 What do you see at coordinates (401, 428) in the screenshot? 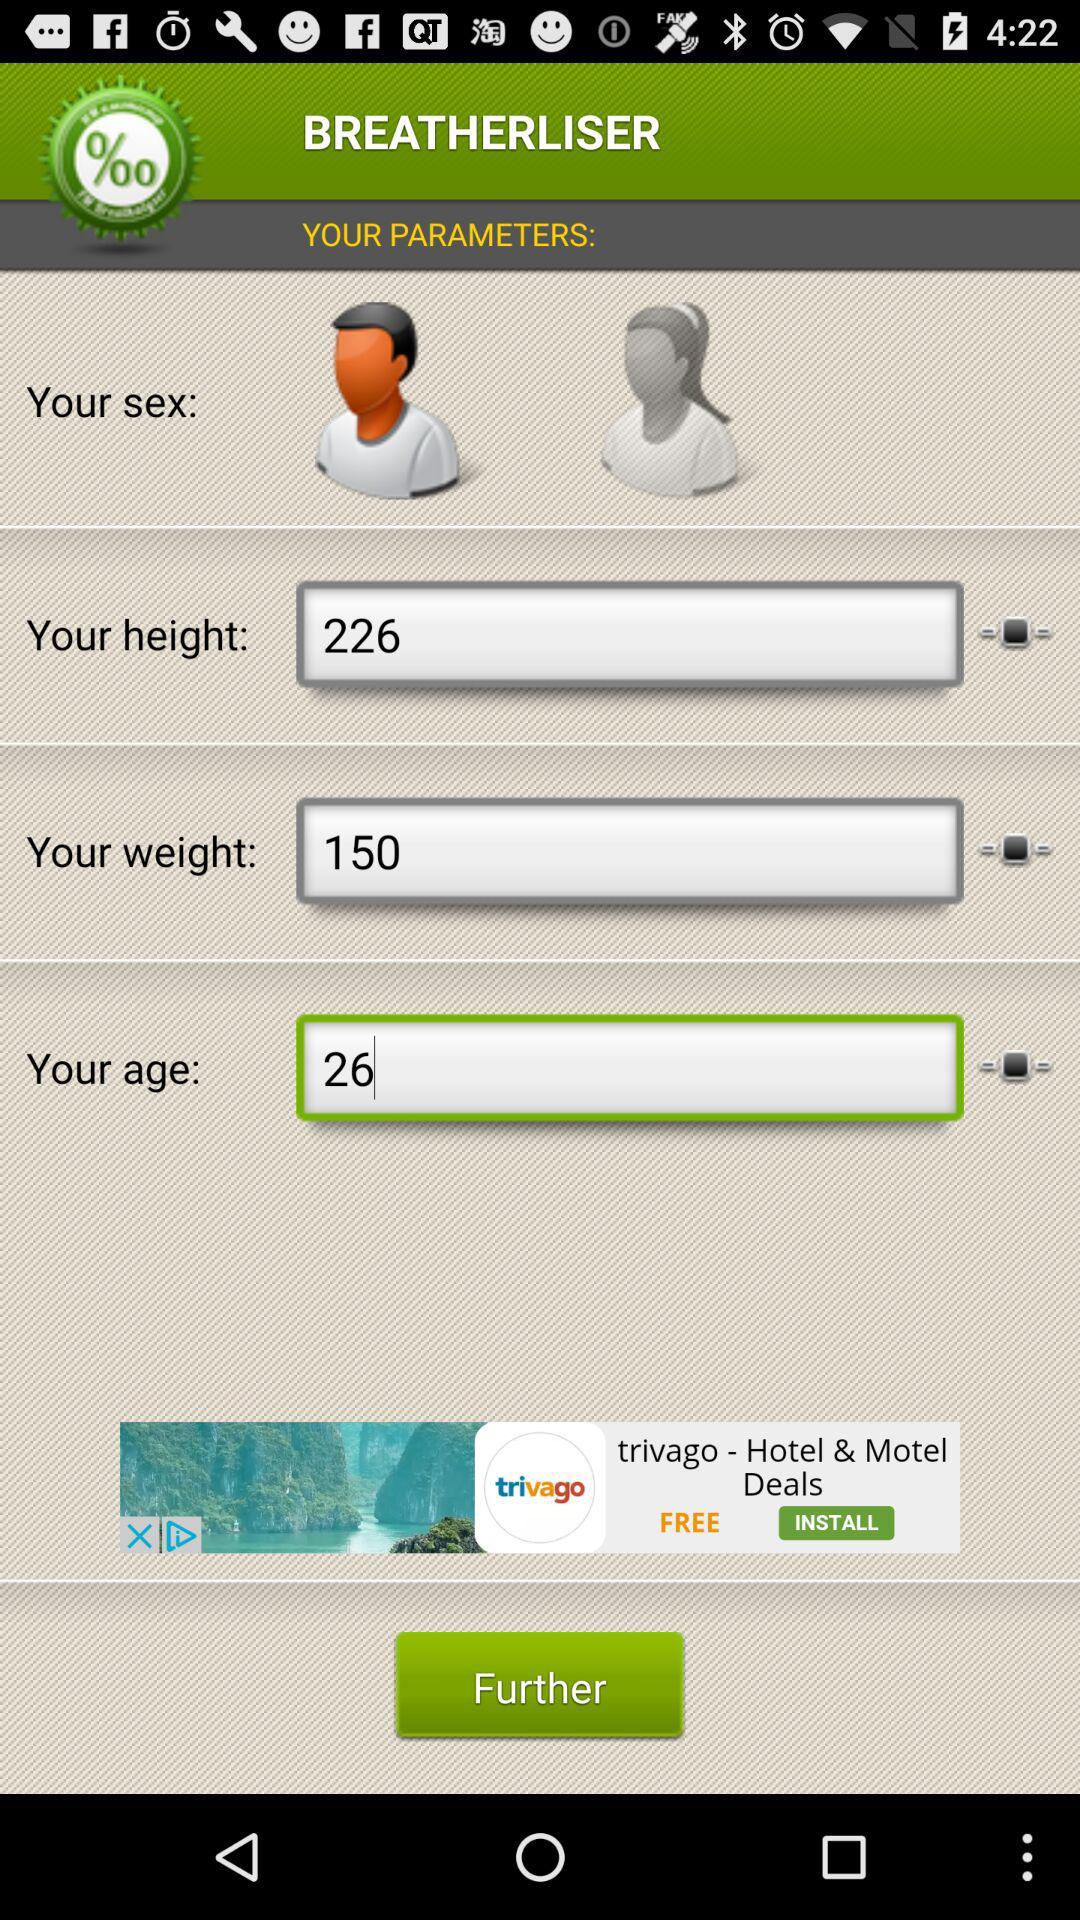
I see `the avatar icon` at bounding box center [401, 428].